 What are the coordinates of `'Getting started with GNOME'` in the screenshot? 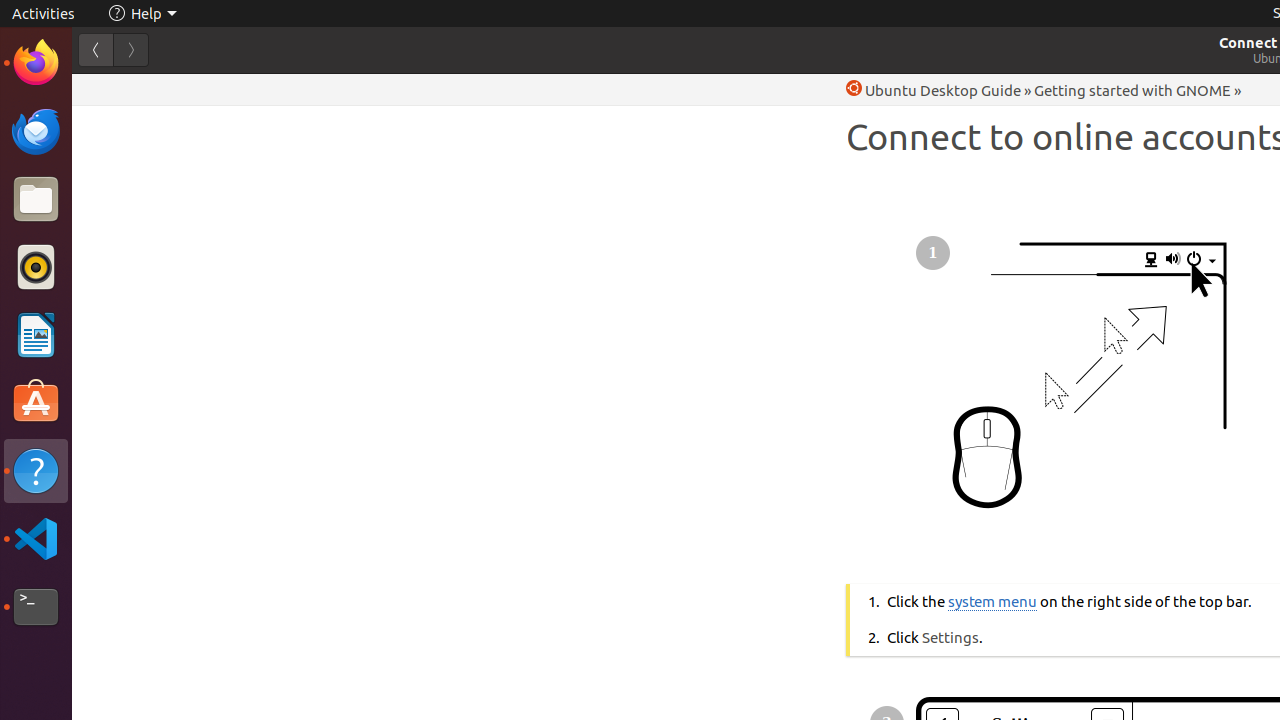 It's located at (1132, 90).